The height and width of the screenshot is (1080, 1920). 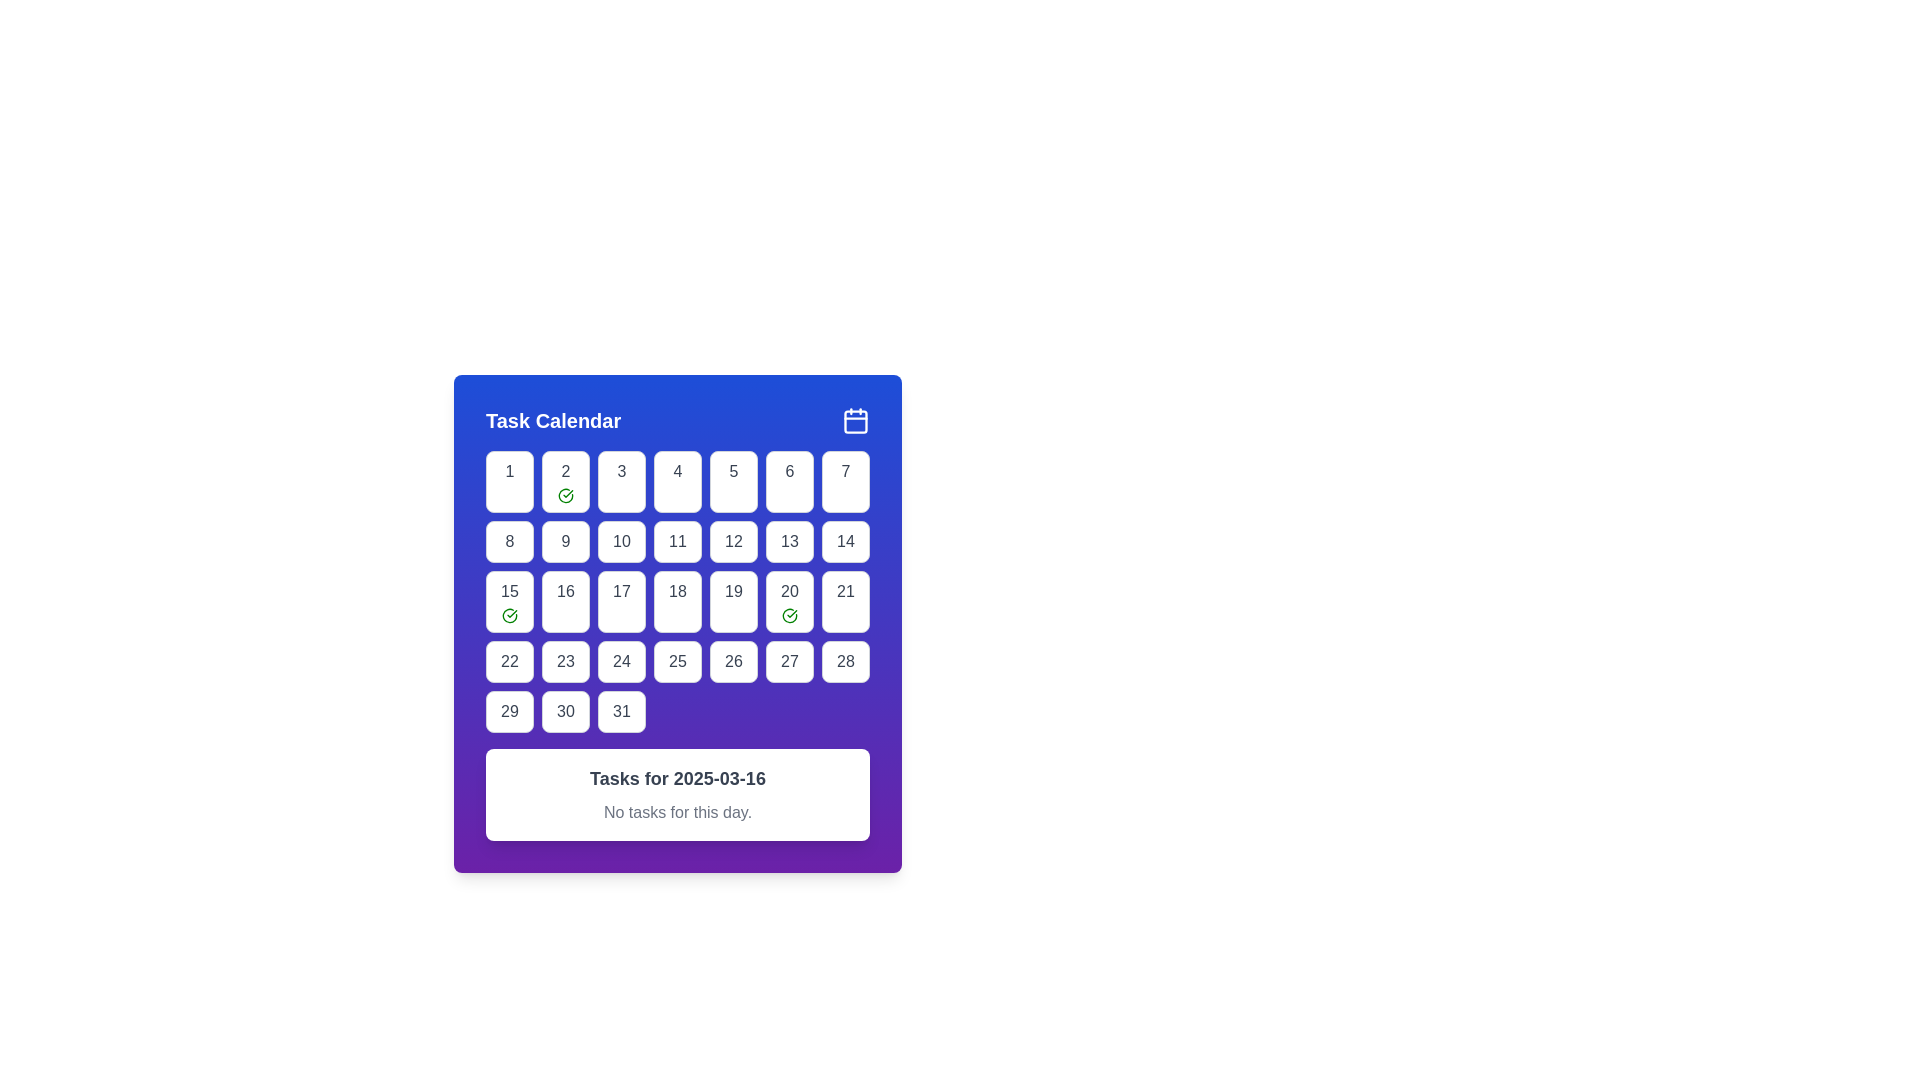 I want to click on text content of the date '16' in the March calendar view, located in the fourth row and second column of the grid, so click(x=565, y=590).